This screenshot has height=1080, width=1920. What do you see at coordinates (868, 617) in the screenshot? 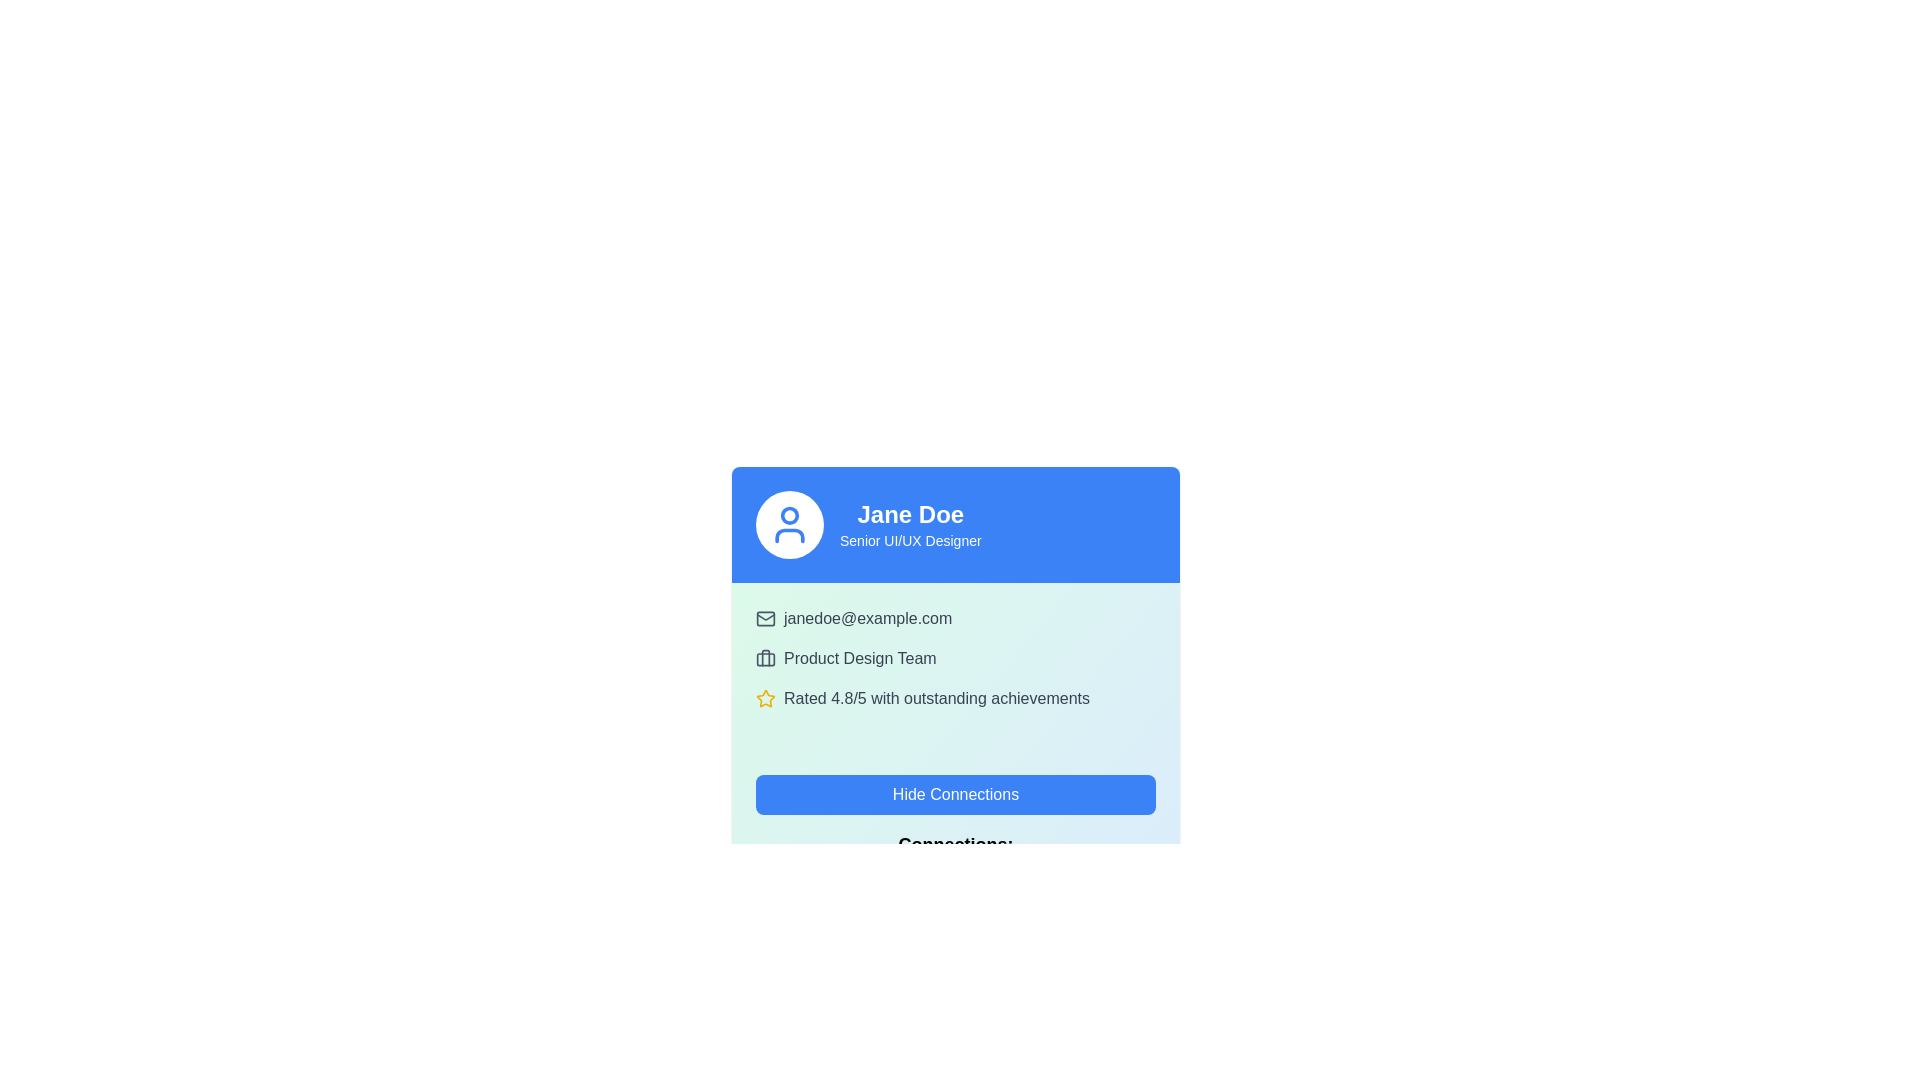
I see `the static text display showing the email address 'janedoe@example.com', which is styled in gray and positioned to the right of an envelope icon within a vertical list` at bounding box center [868, 617].